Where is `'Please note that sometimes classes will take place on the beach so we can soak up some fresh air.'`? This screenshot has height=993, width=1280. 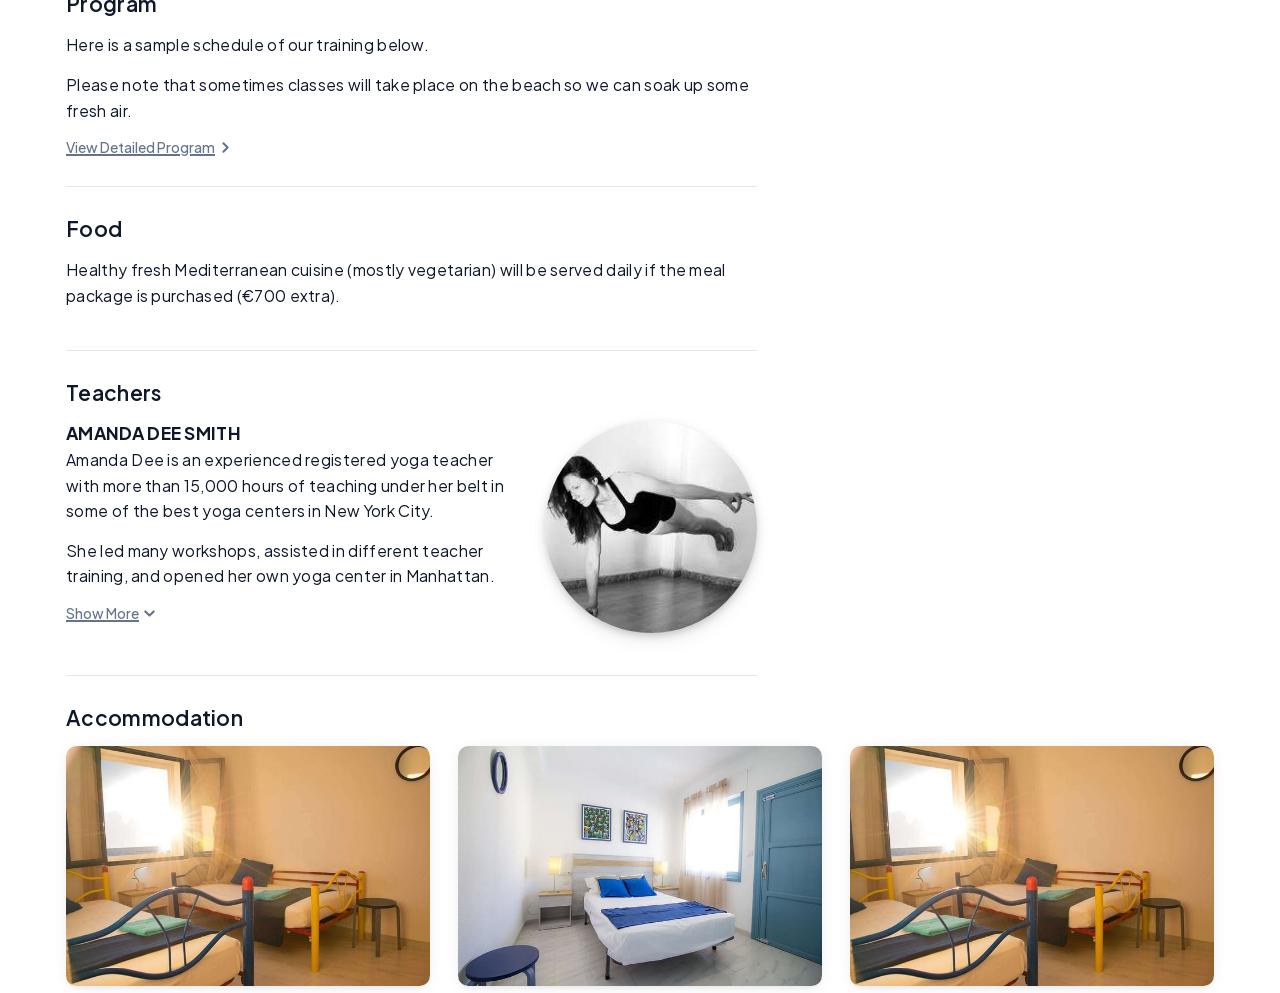
'Please note that sometimes classes will take place on the beach so we can soak up some fresh air.' is located at coordinates (406, 96).